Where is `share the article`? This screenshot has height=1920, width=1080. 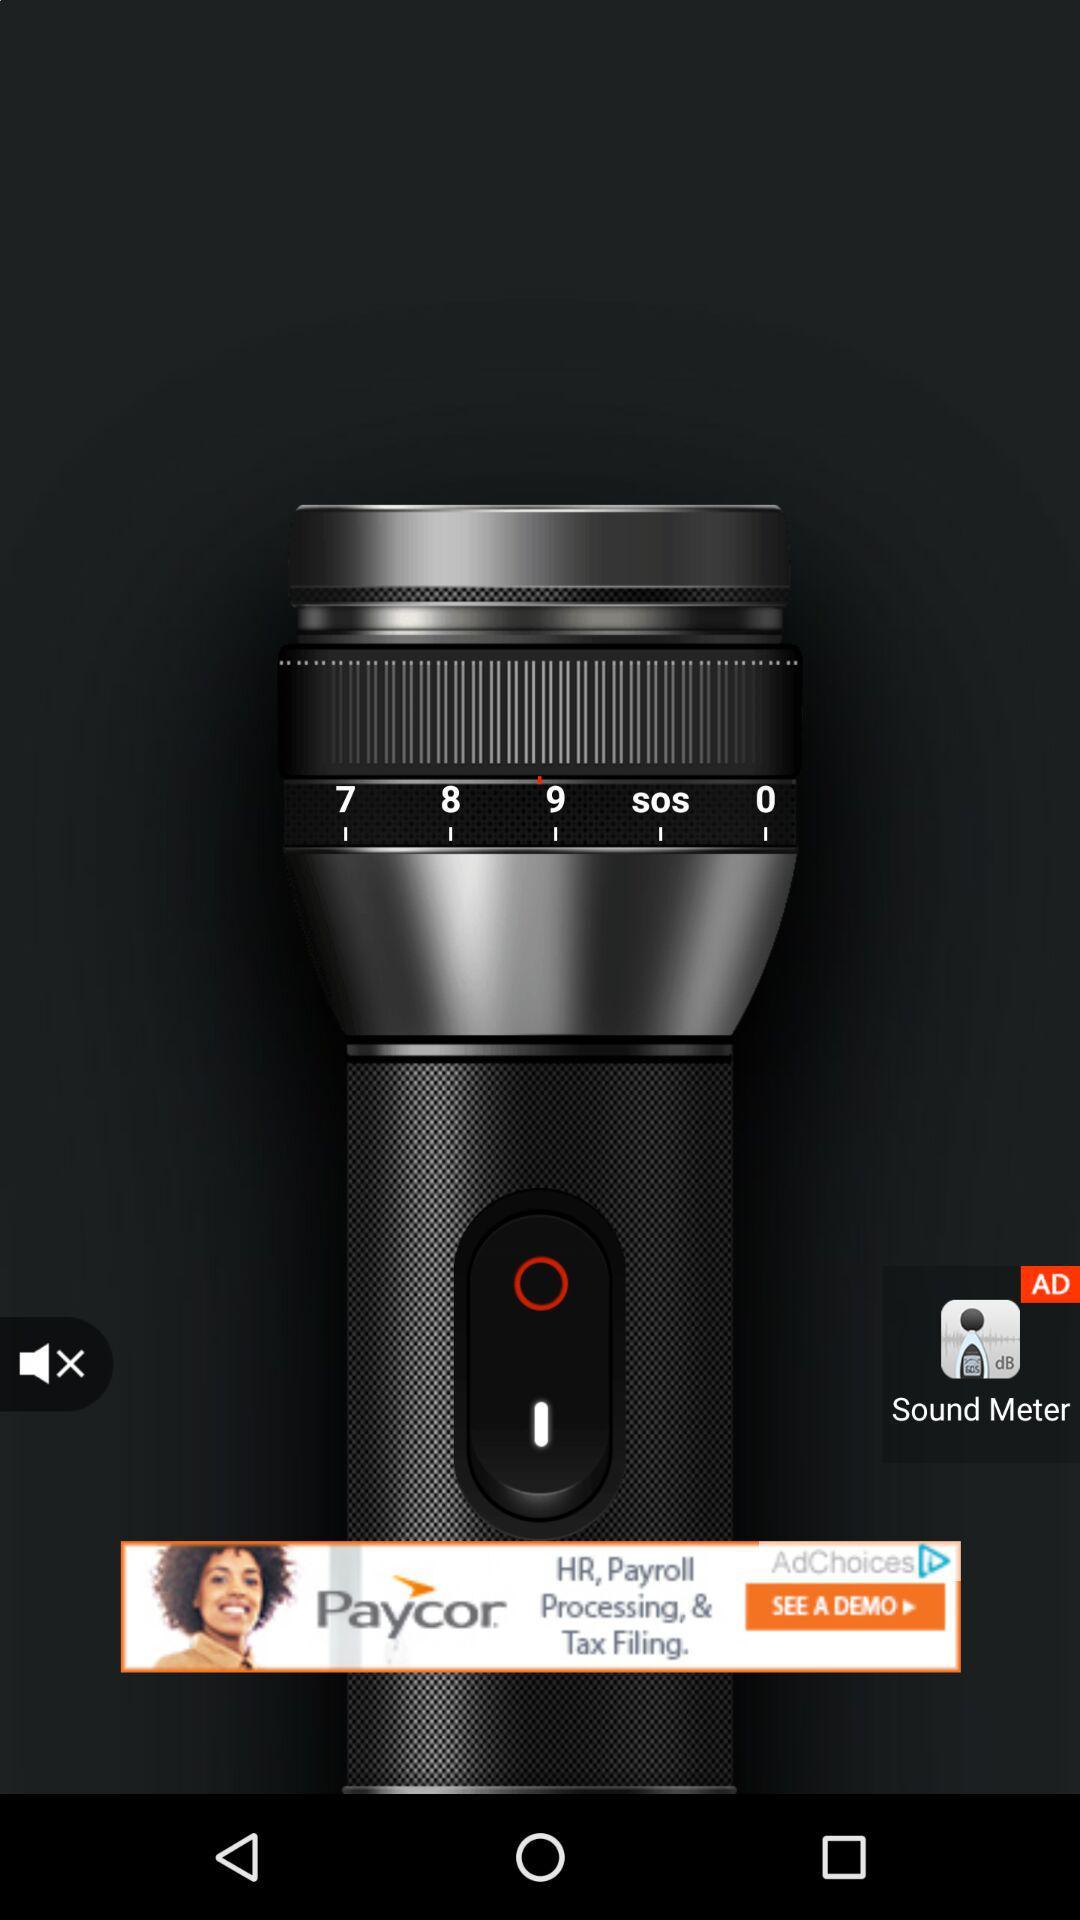
share the article is located at coordinates (540, 1606).